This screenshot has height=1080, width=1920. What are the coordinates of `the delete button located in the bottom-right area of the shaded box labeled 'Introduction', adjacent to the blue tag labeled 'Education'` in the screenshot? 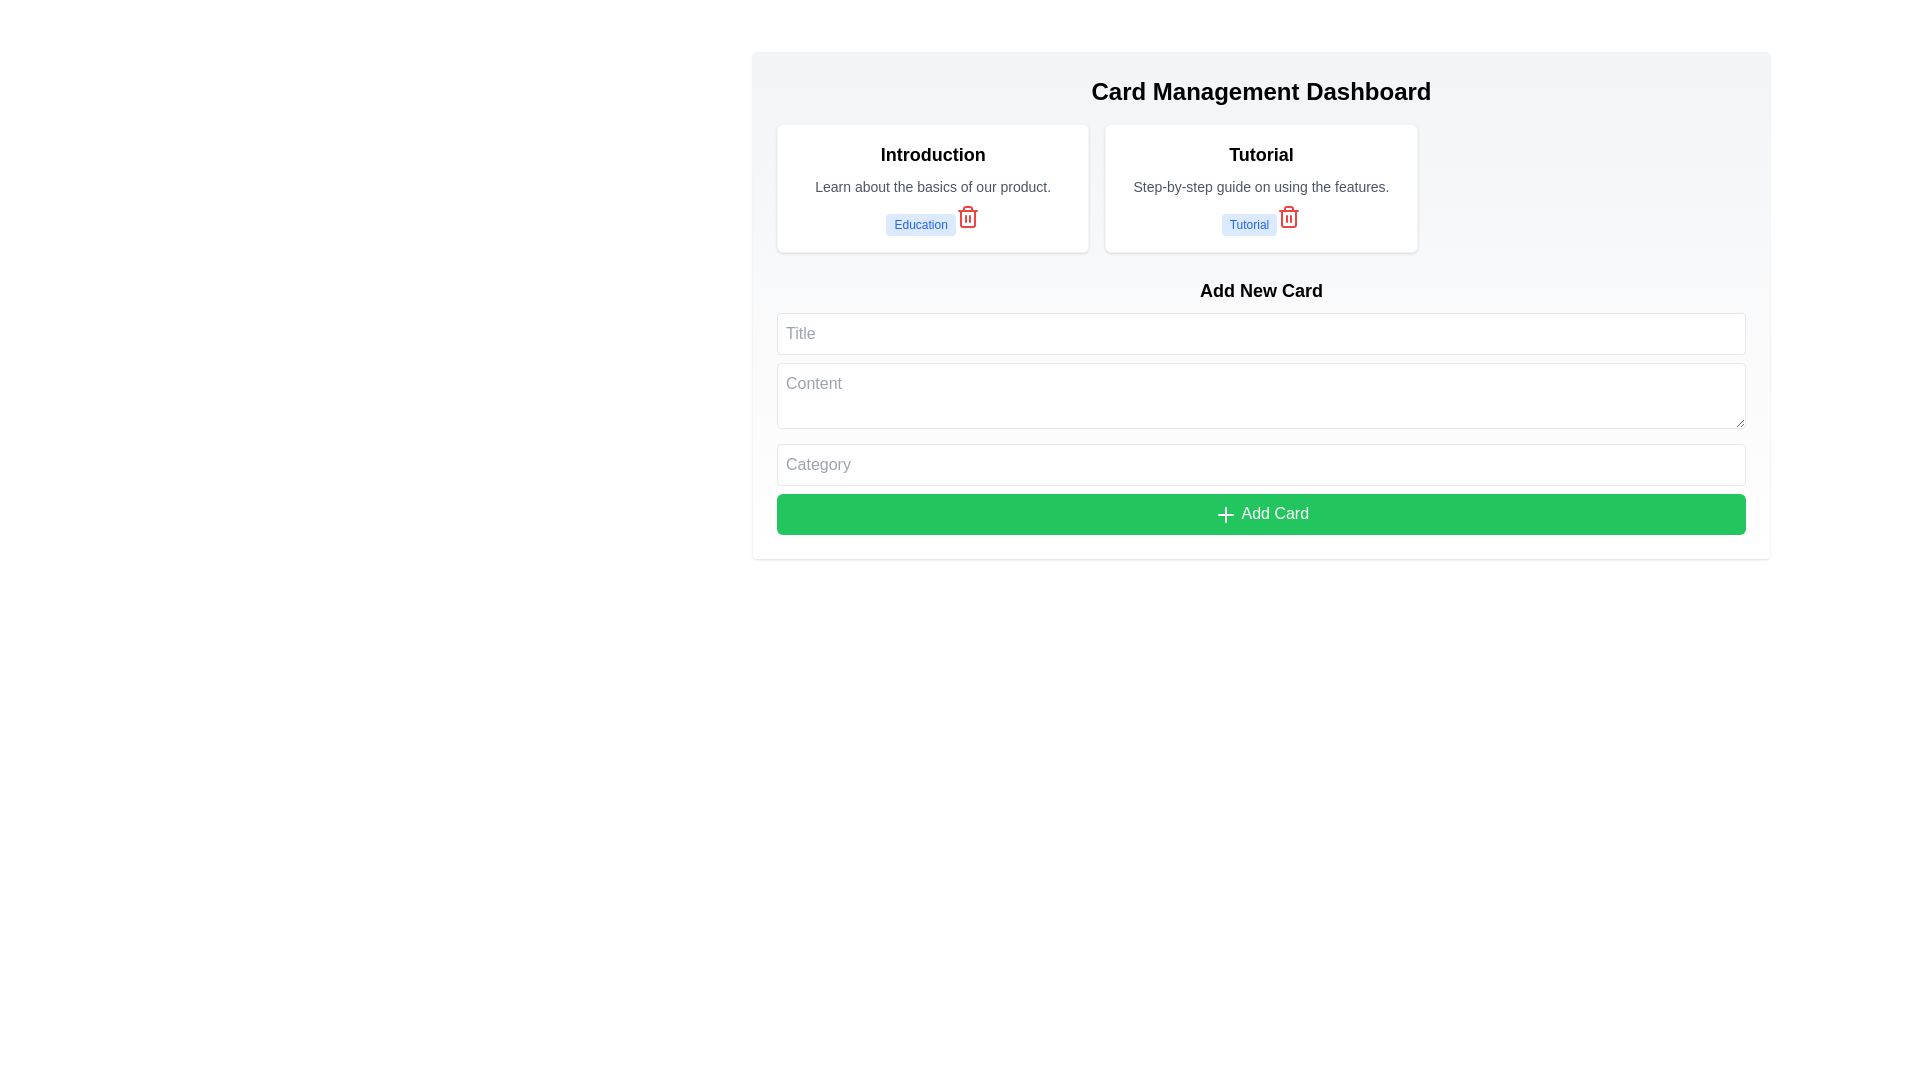 It's located at (967, 216).